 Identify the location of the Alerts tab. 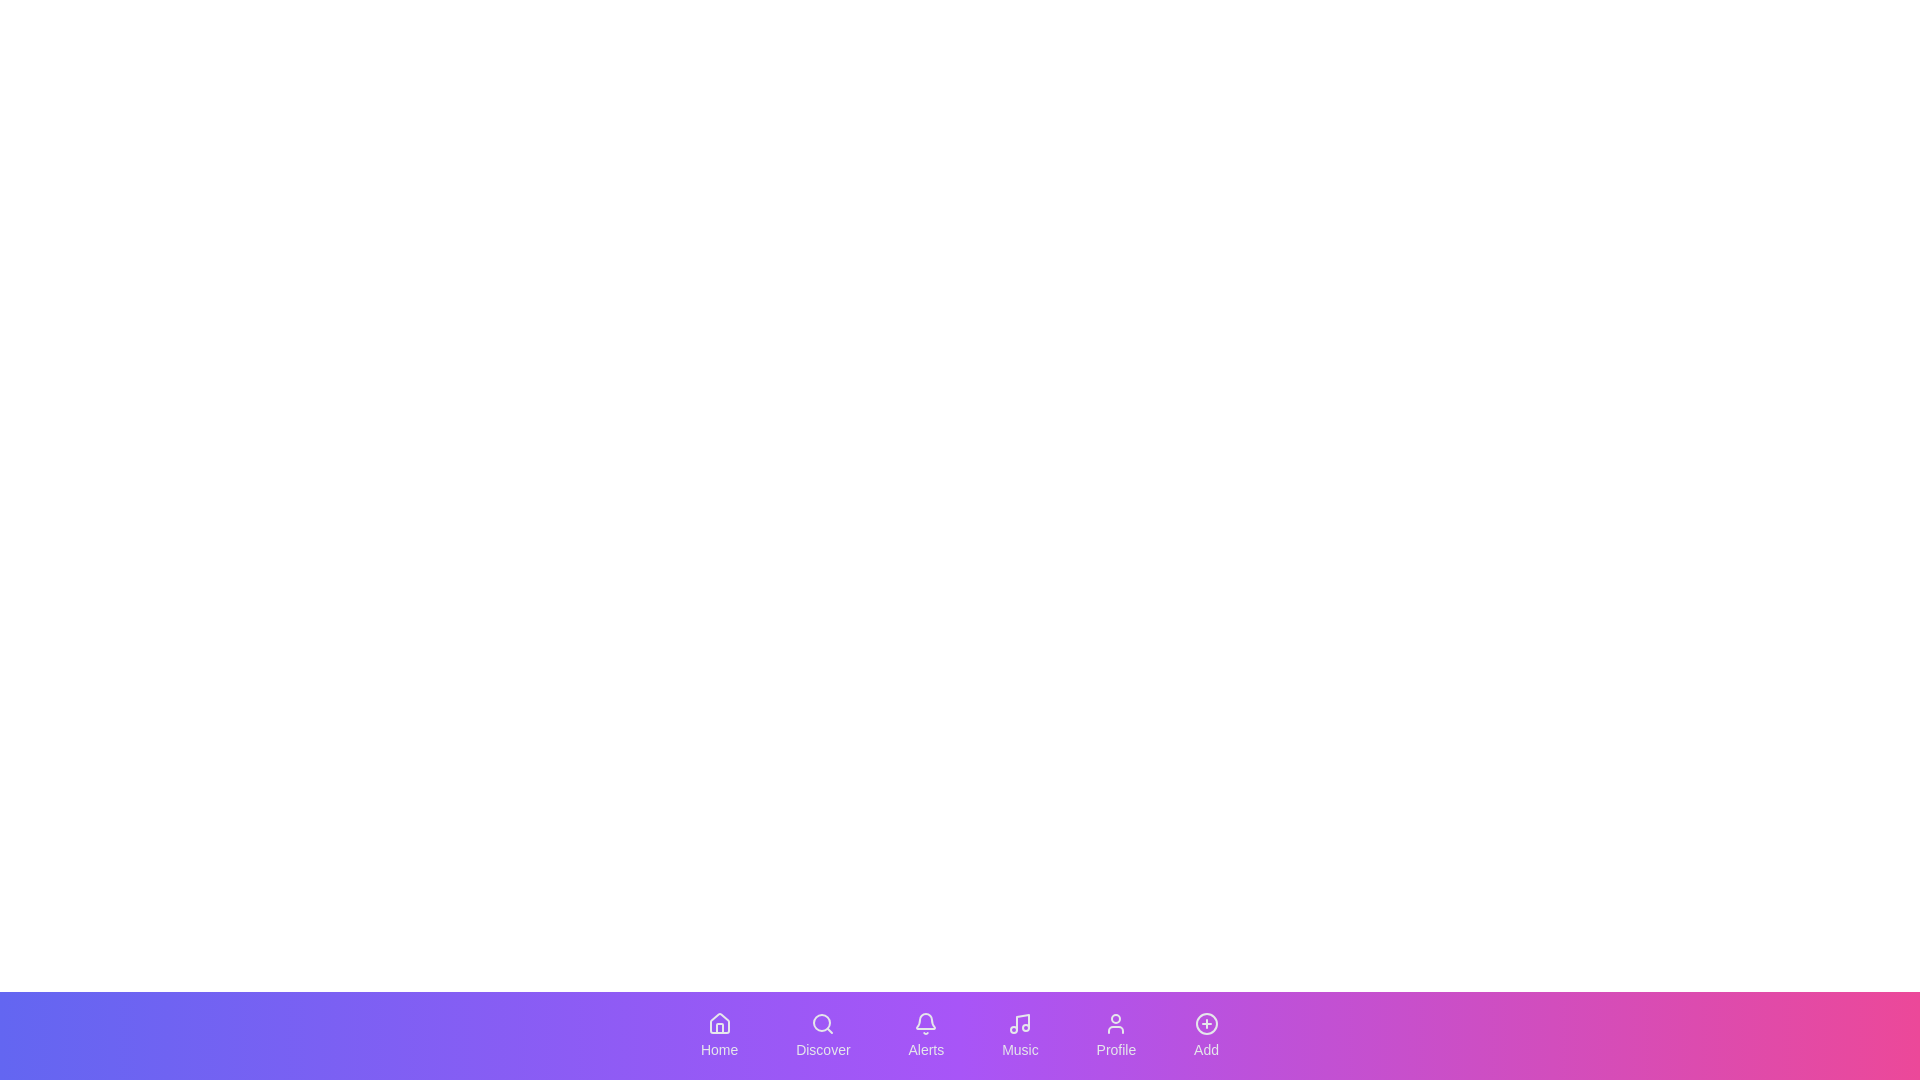
(925, 1035).